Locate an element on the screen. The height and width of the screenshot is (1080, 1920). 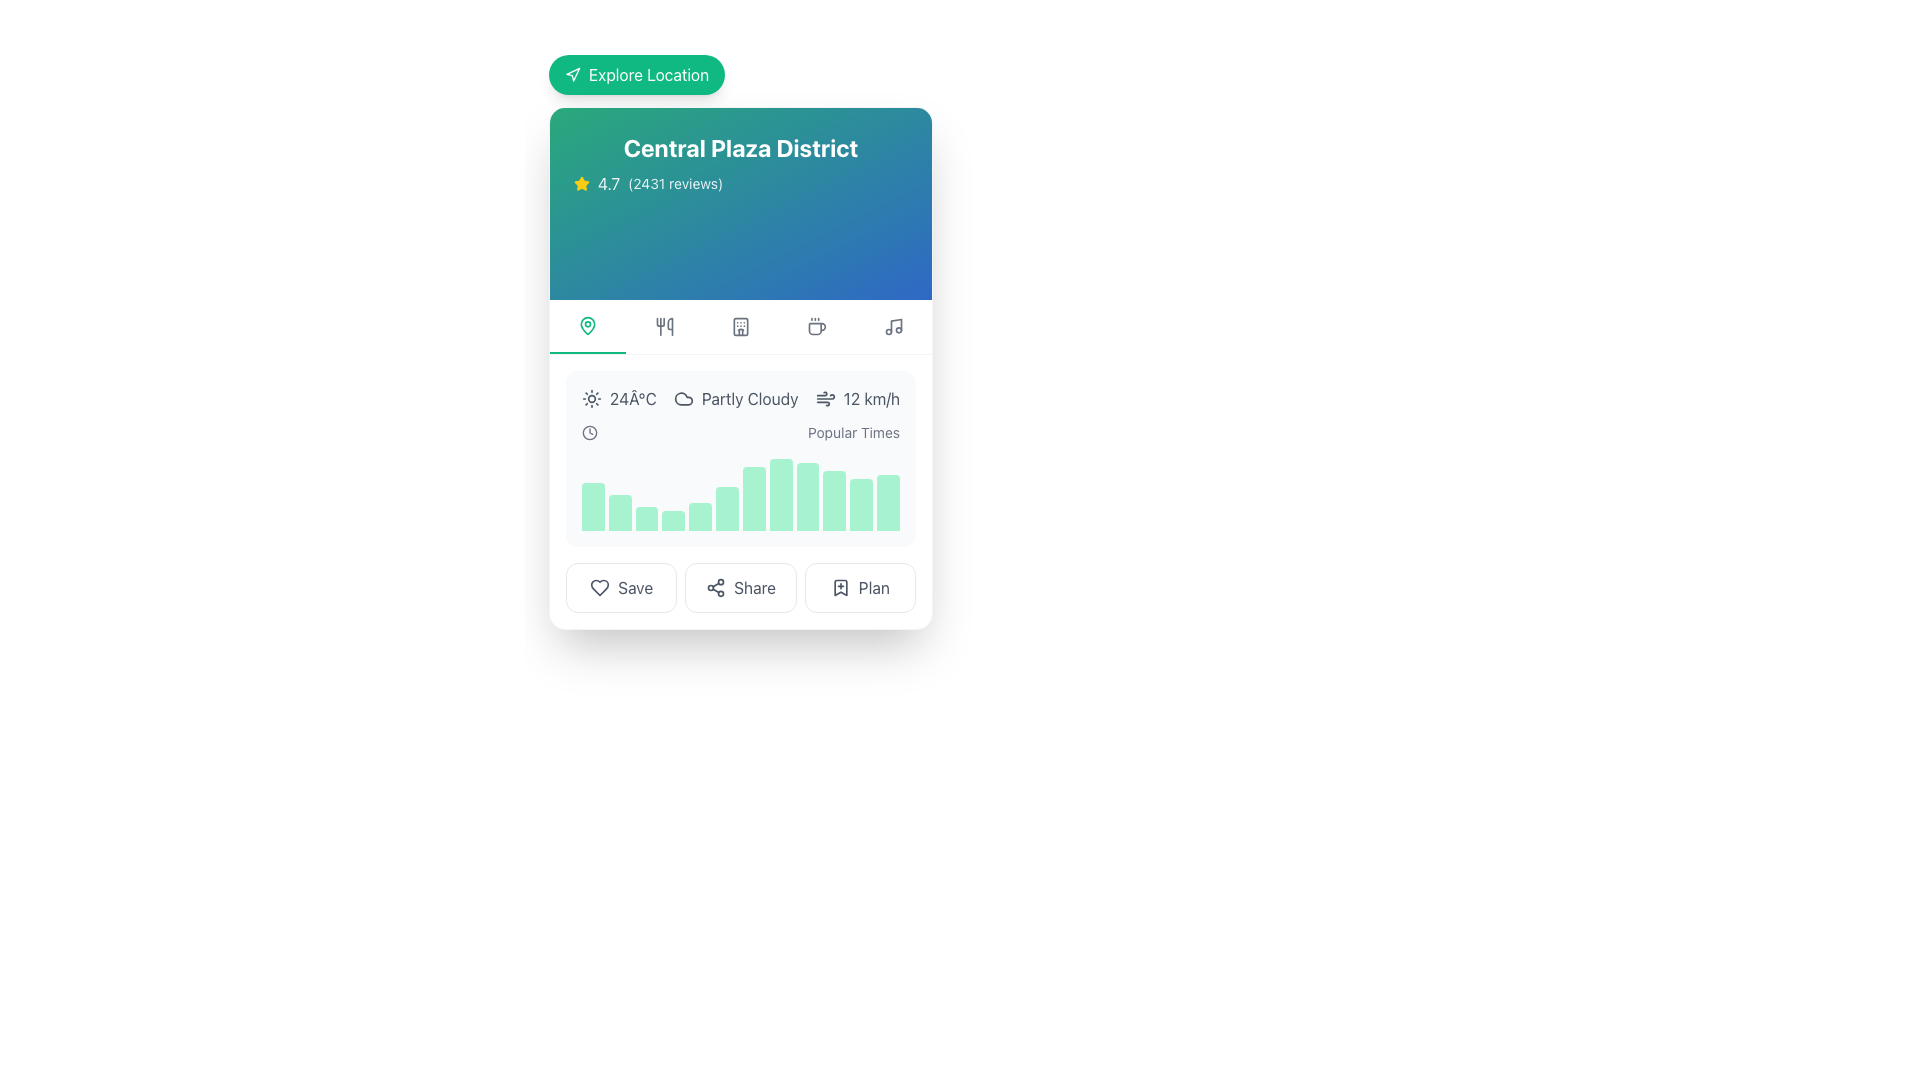
the pin icon located in the horizontal navigation bar under the title 'Central Plaza District' is located at coordinates (587, 326).